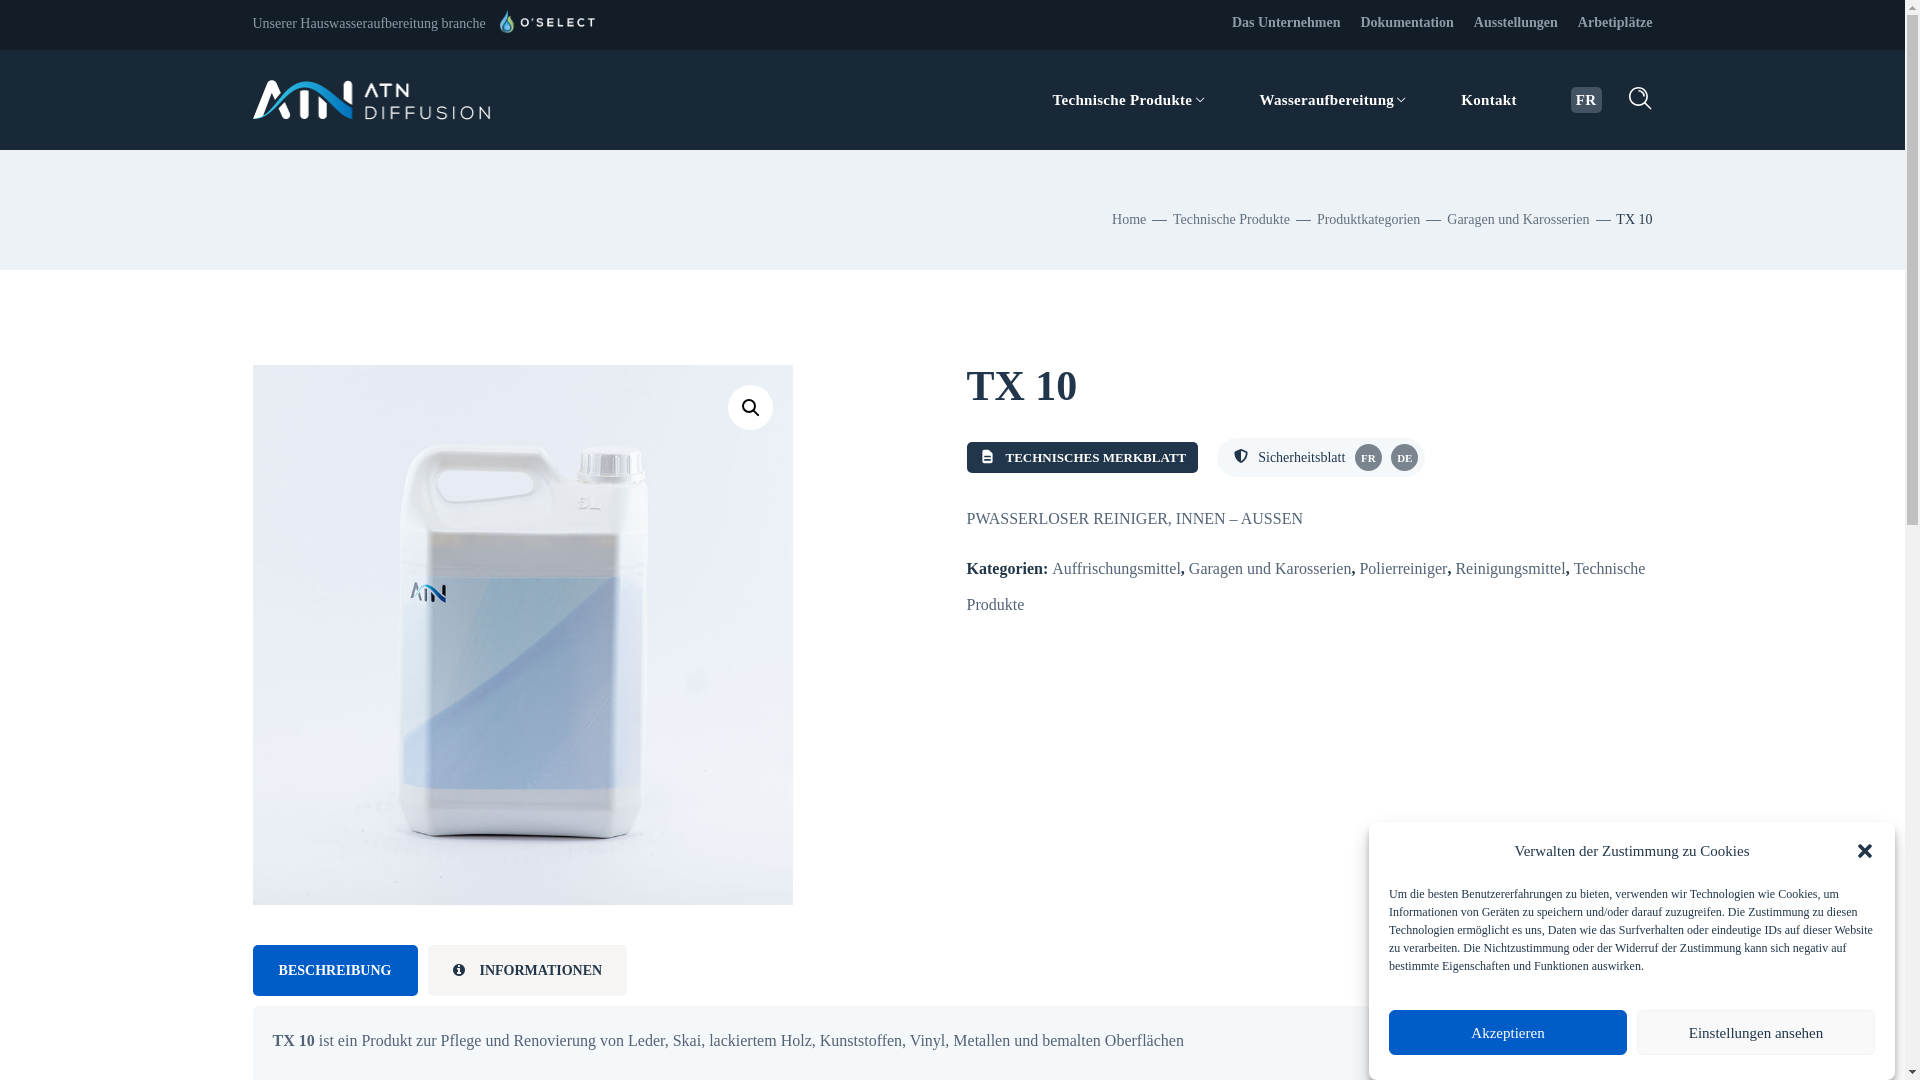  Describe the element at coordinates (1367, 219) in the screenshot. I see `'Produktkategorien'` at that location.